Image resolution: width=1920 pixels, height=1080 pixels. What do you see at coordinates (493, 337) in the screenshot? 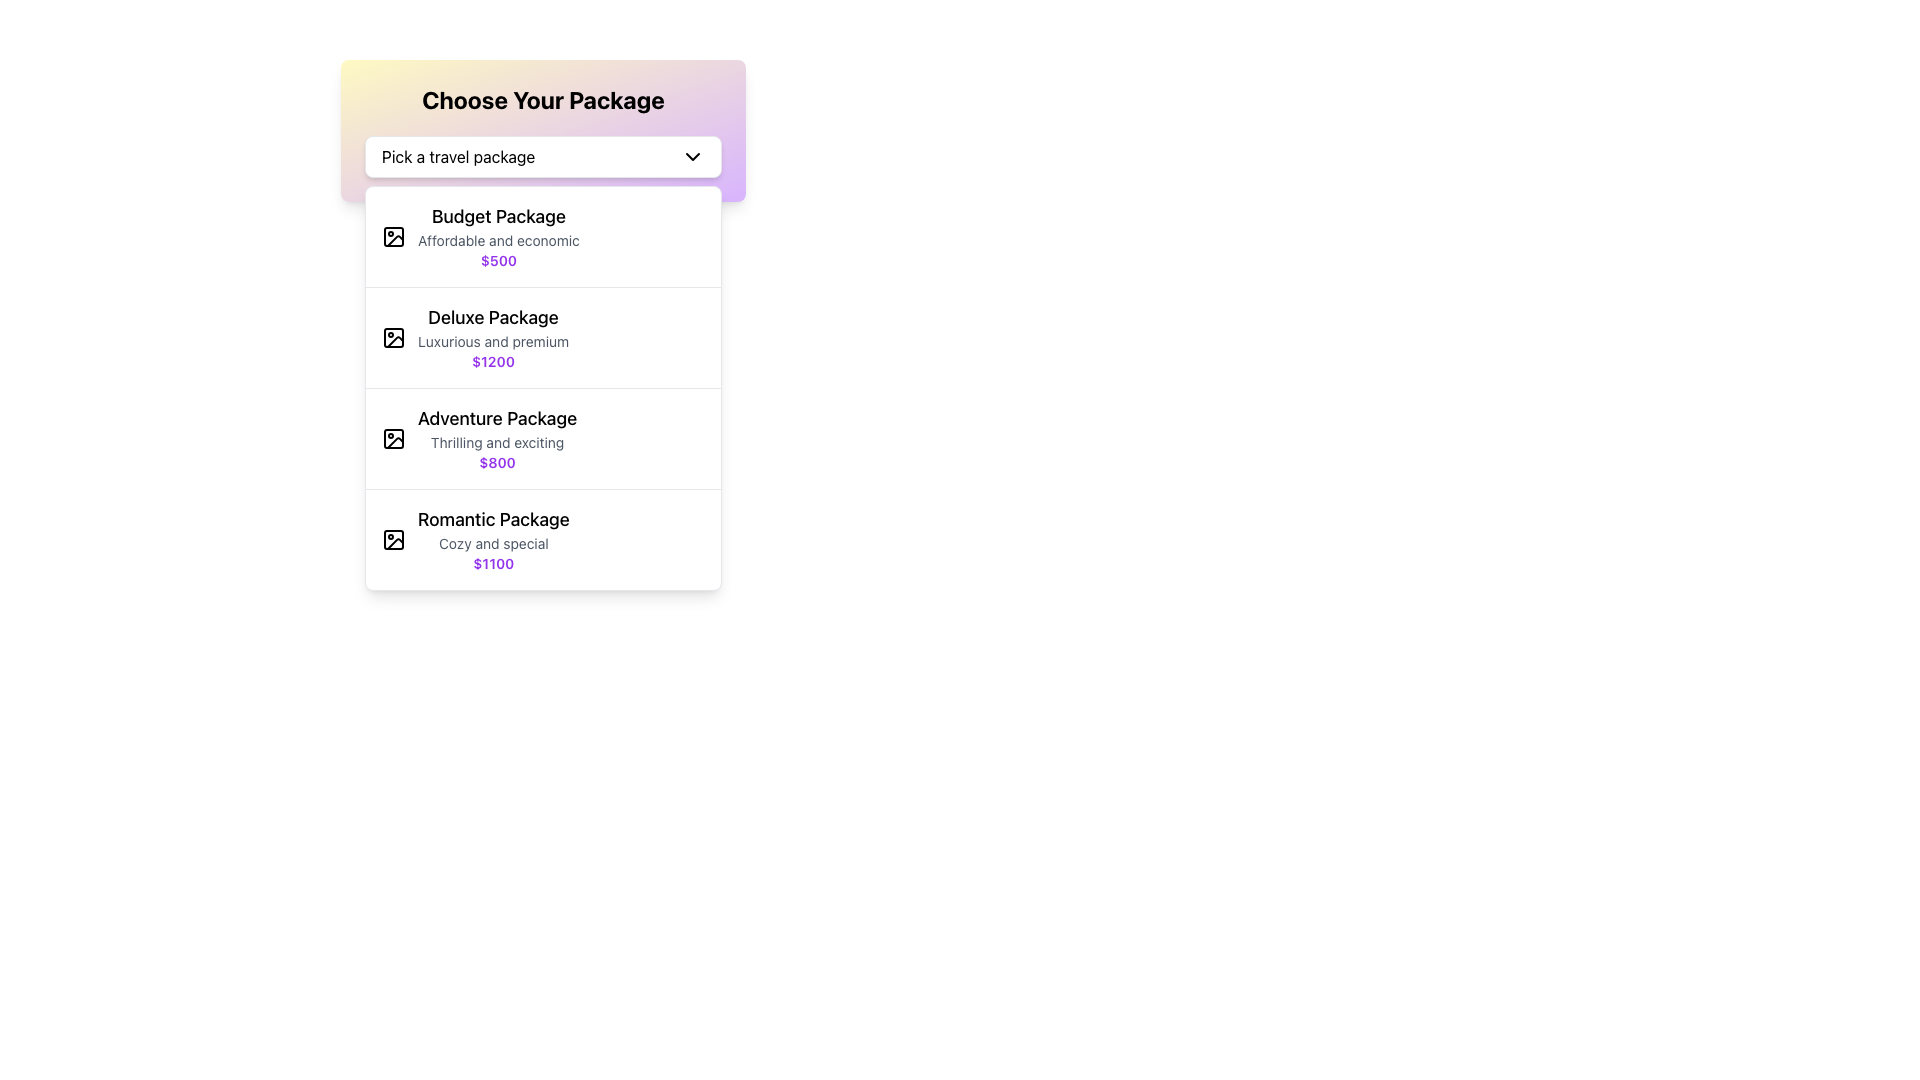
I see `information displayed in the Informational Block titled 'Deluxe Package' which includes a subtitle and price details` at bounding box center [493, 337].